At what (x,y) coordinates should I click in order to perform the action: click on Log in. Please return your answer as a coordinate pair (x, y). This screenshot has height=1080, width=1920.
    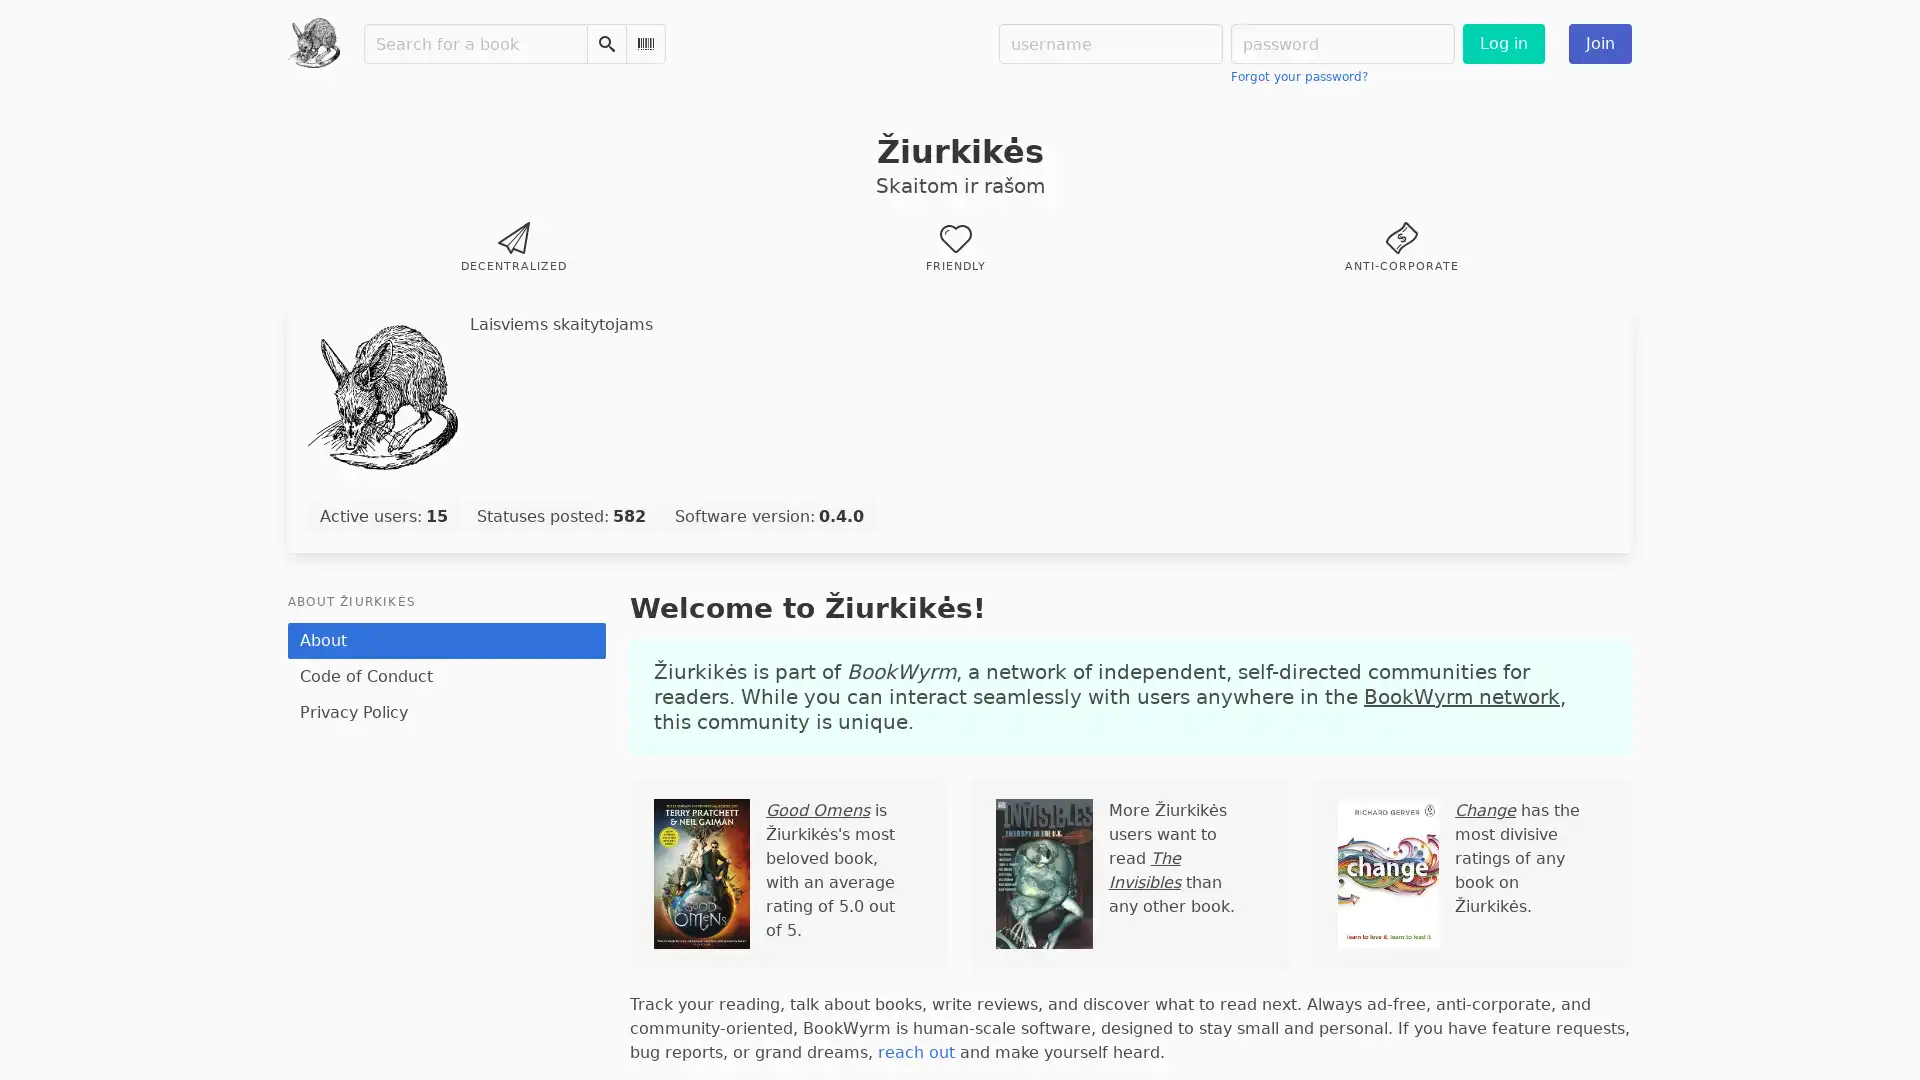
    Looking at the image, I should click on (1502, 43).